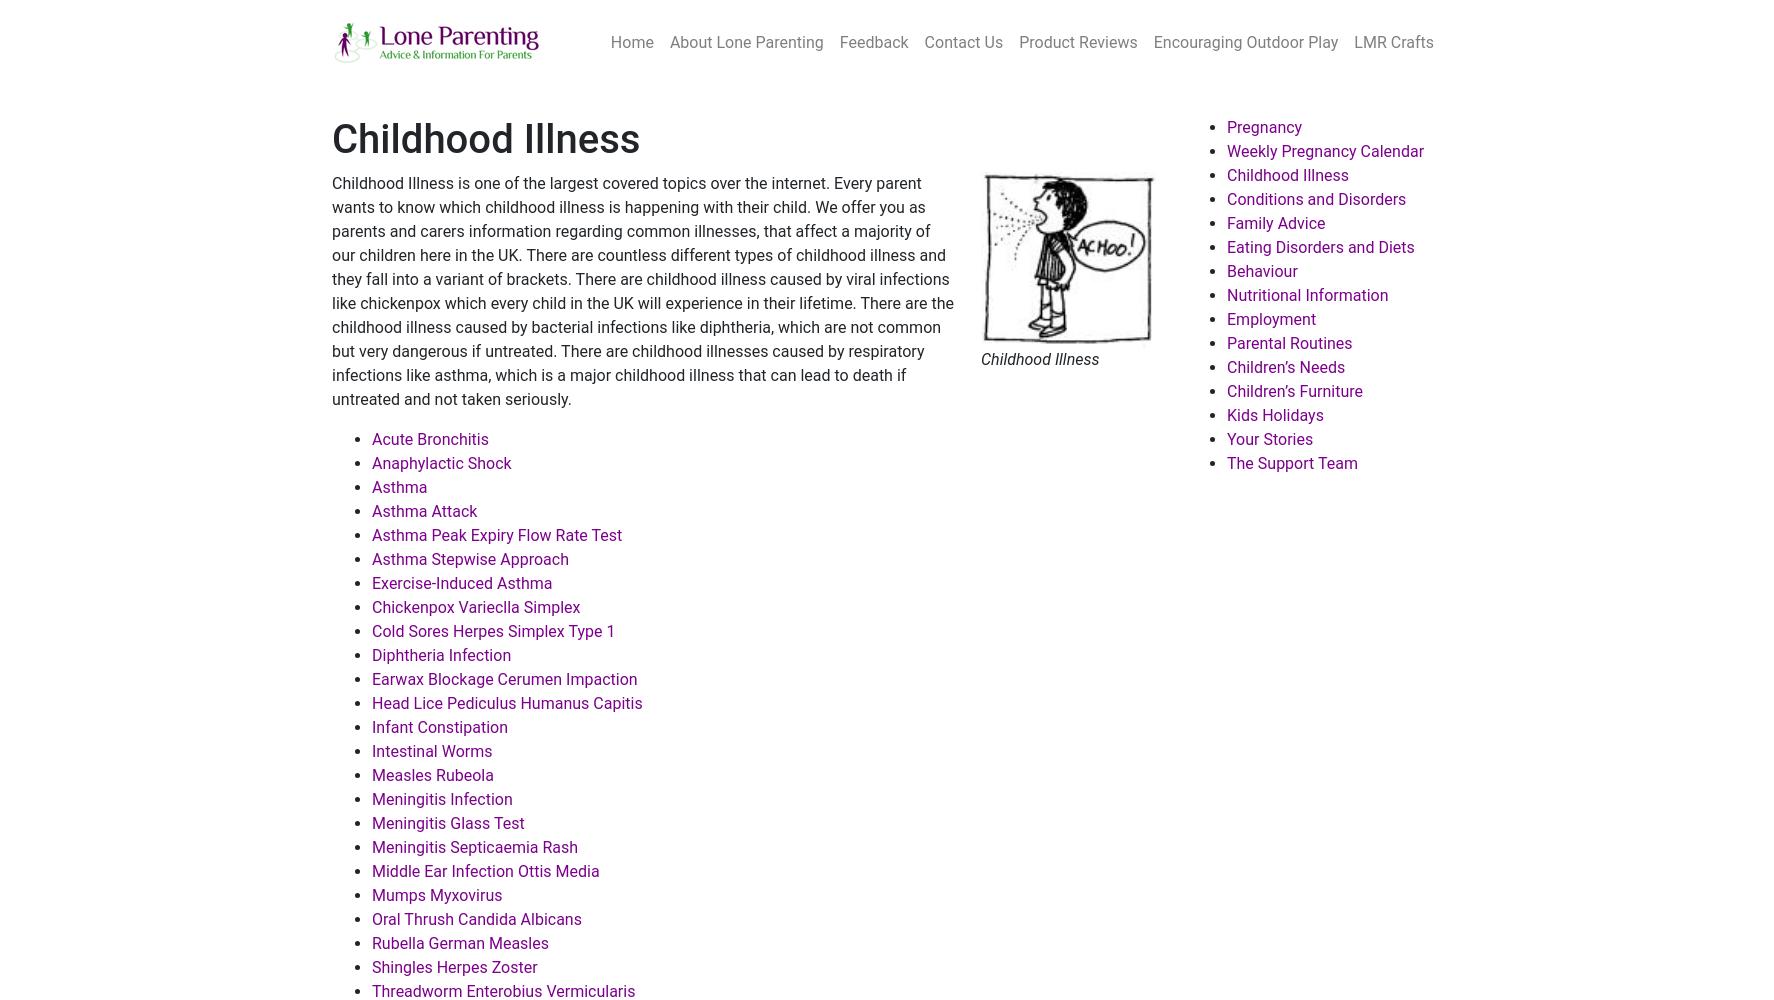 The height and width of the screenshot is (1000, 1774). What do you see at coordinates (475, 846) in the screenshot?
I see `'Meningitis Septicaemia Rash'` at bounding box center [475, 846].